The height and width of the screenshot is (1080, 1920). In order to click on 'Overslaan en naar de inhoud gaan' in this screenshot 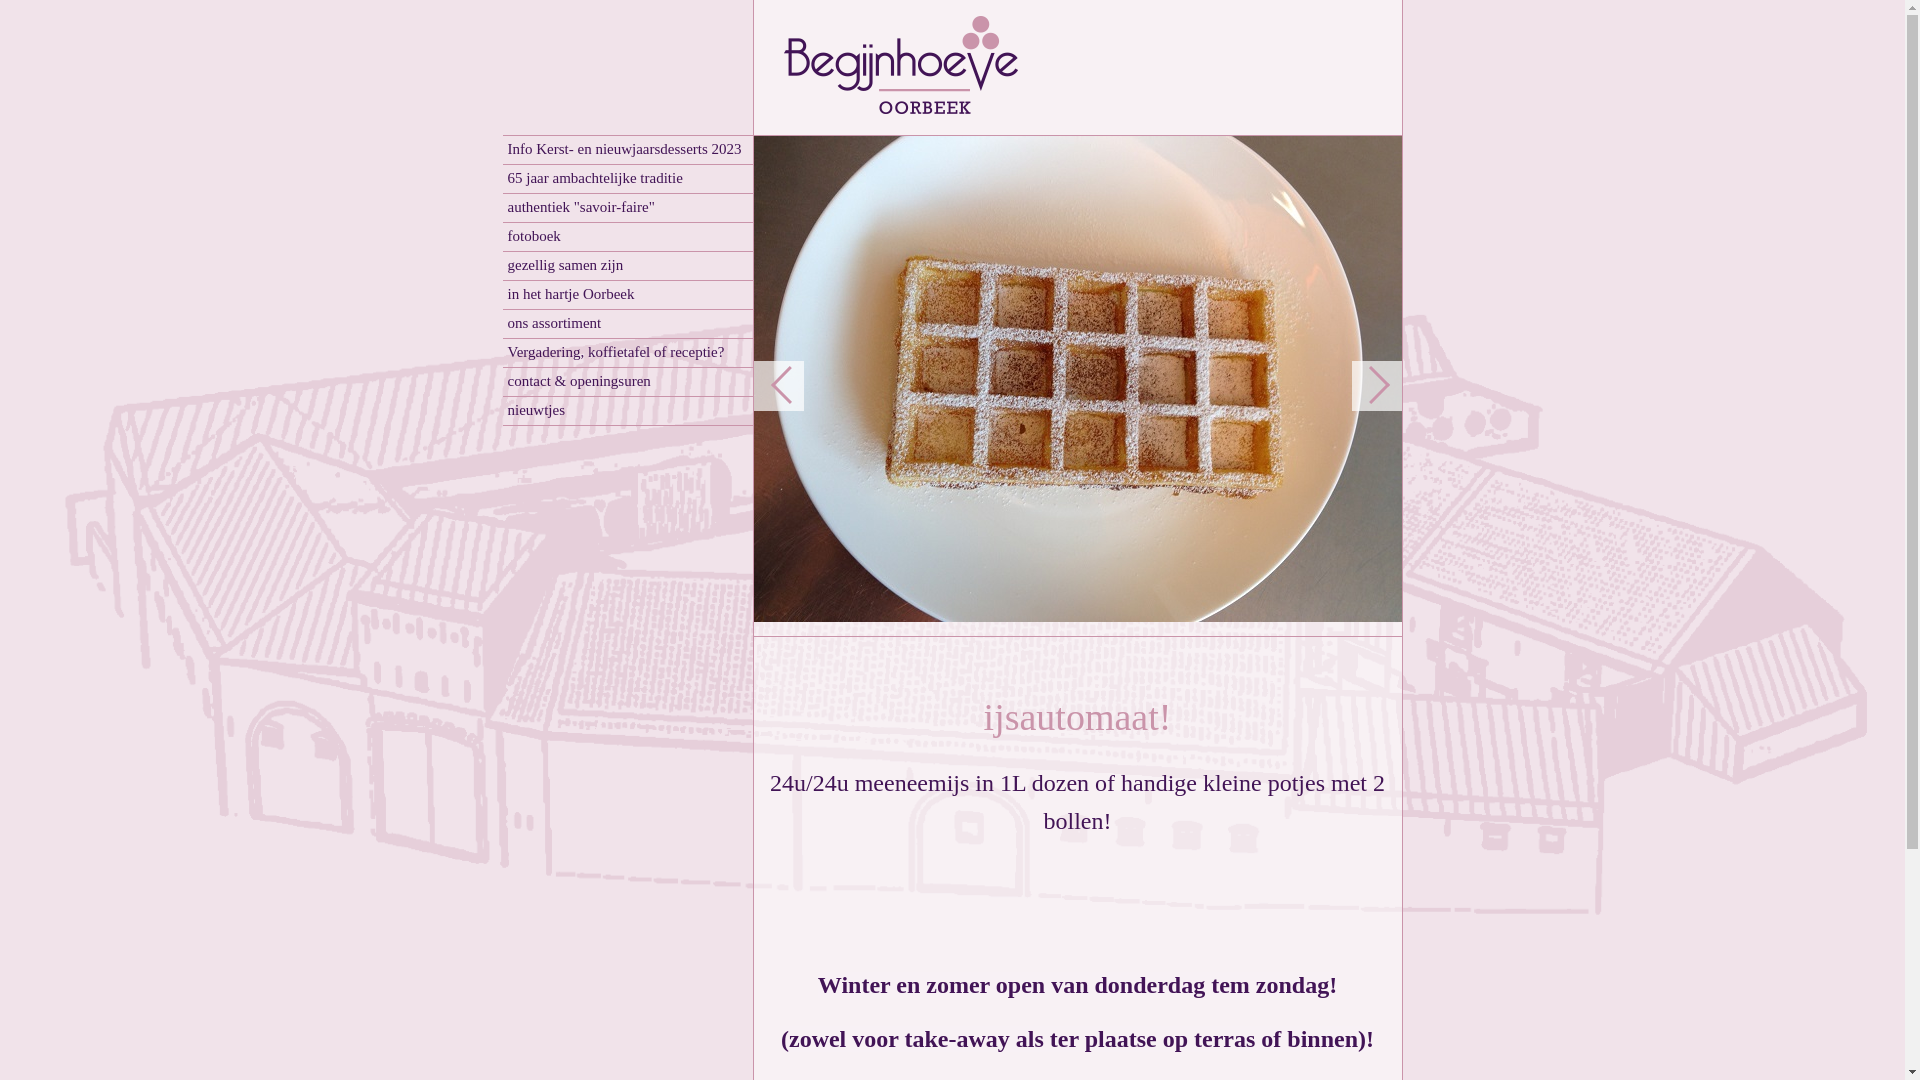, I will do `click(115, 8)`.